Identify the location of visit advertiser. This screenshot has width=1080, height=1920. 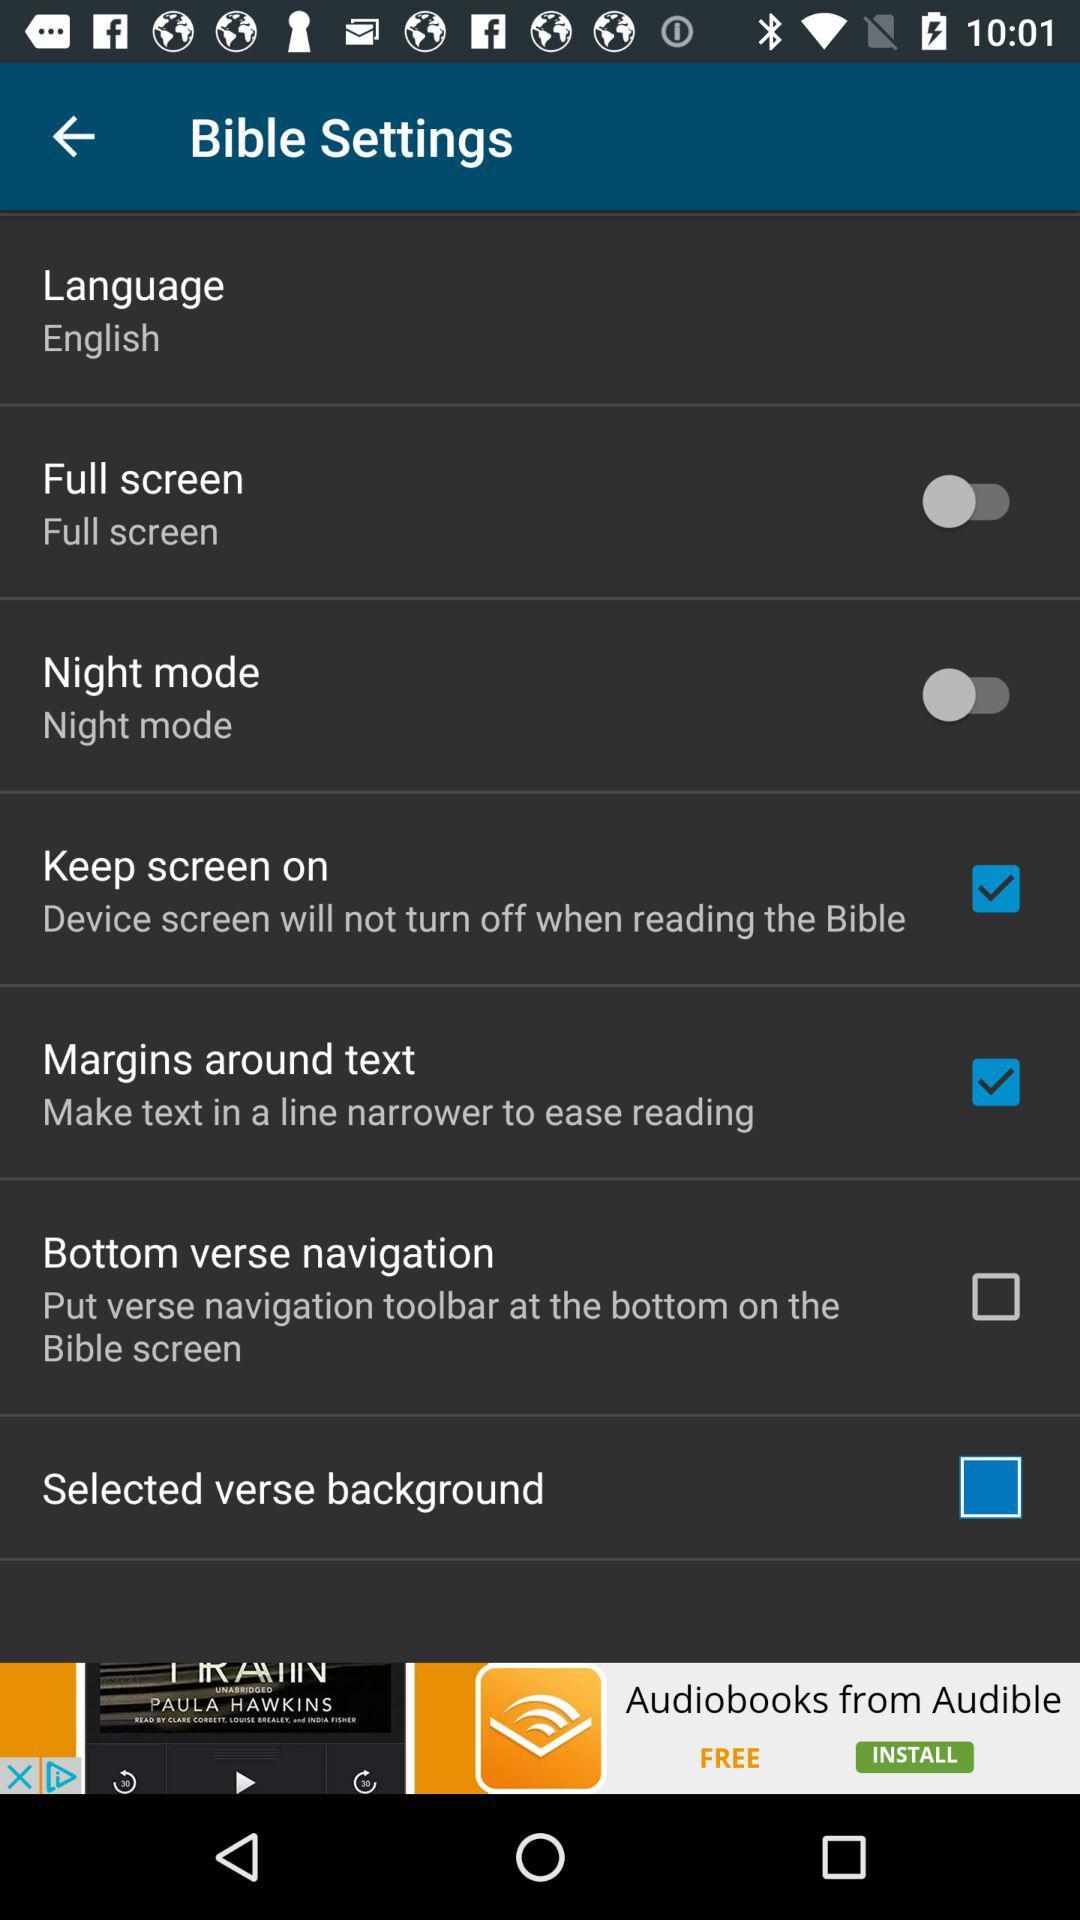
(540, 1727).